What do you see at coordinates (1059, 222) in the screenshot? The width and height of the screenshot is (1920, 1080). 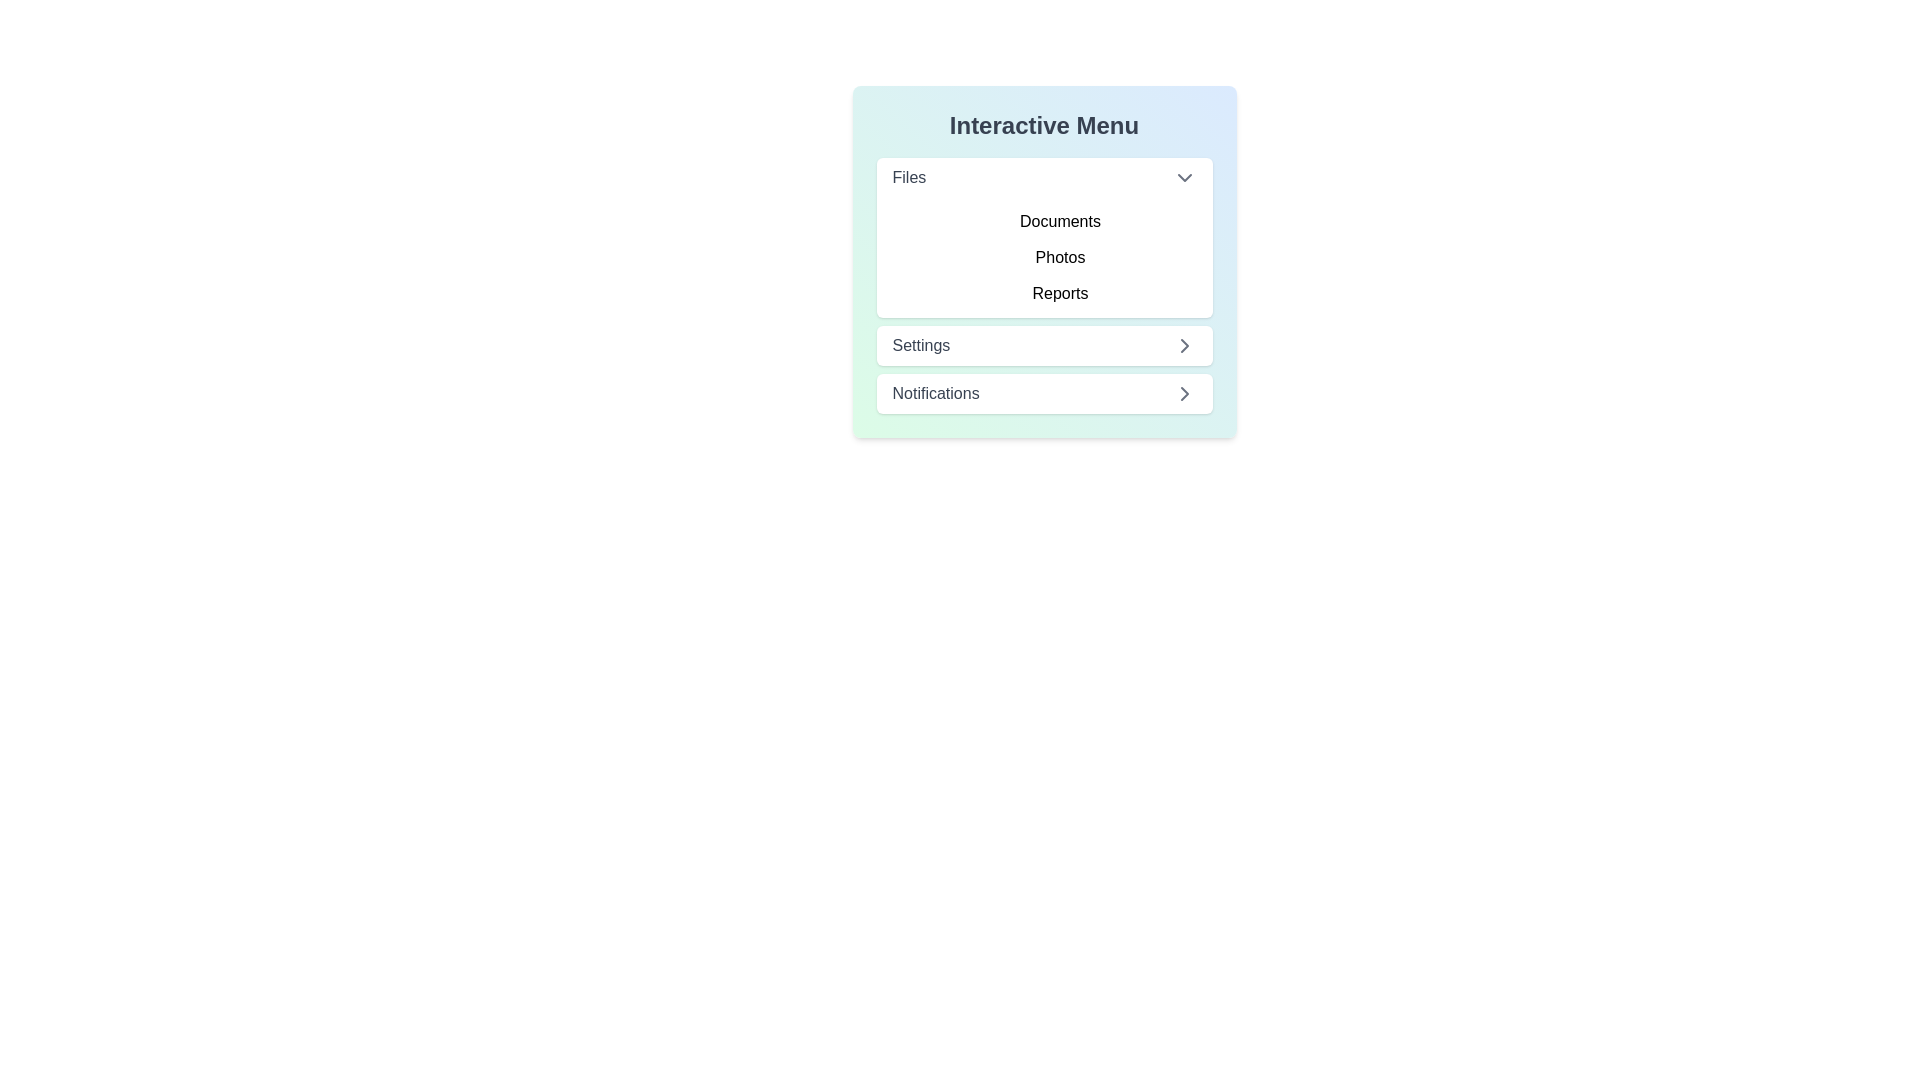 I see `the 'Documents' label, which is the first item in the dropdown menu under the 'Files' section` at bounding box center [1059, 222].